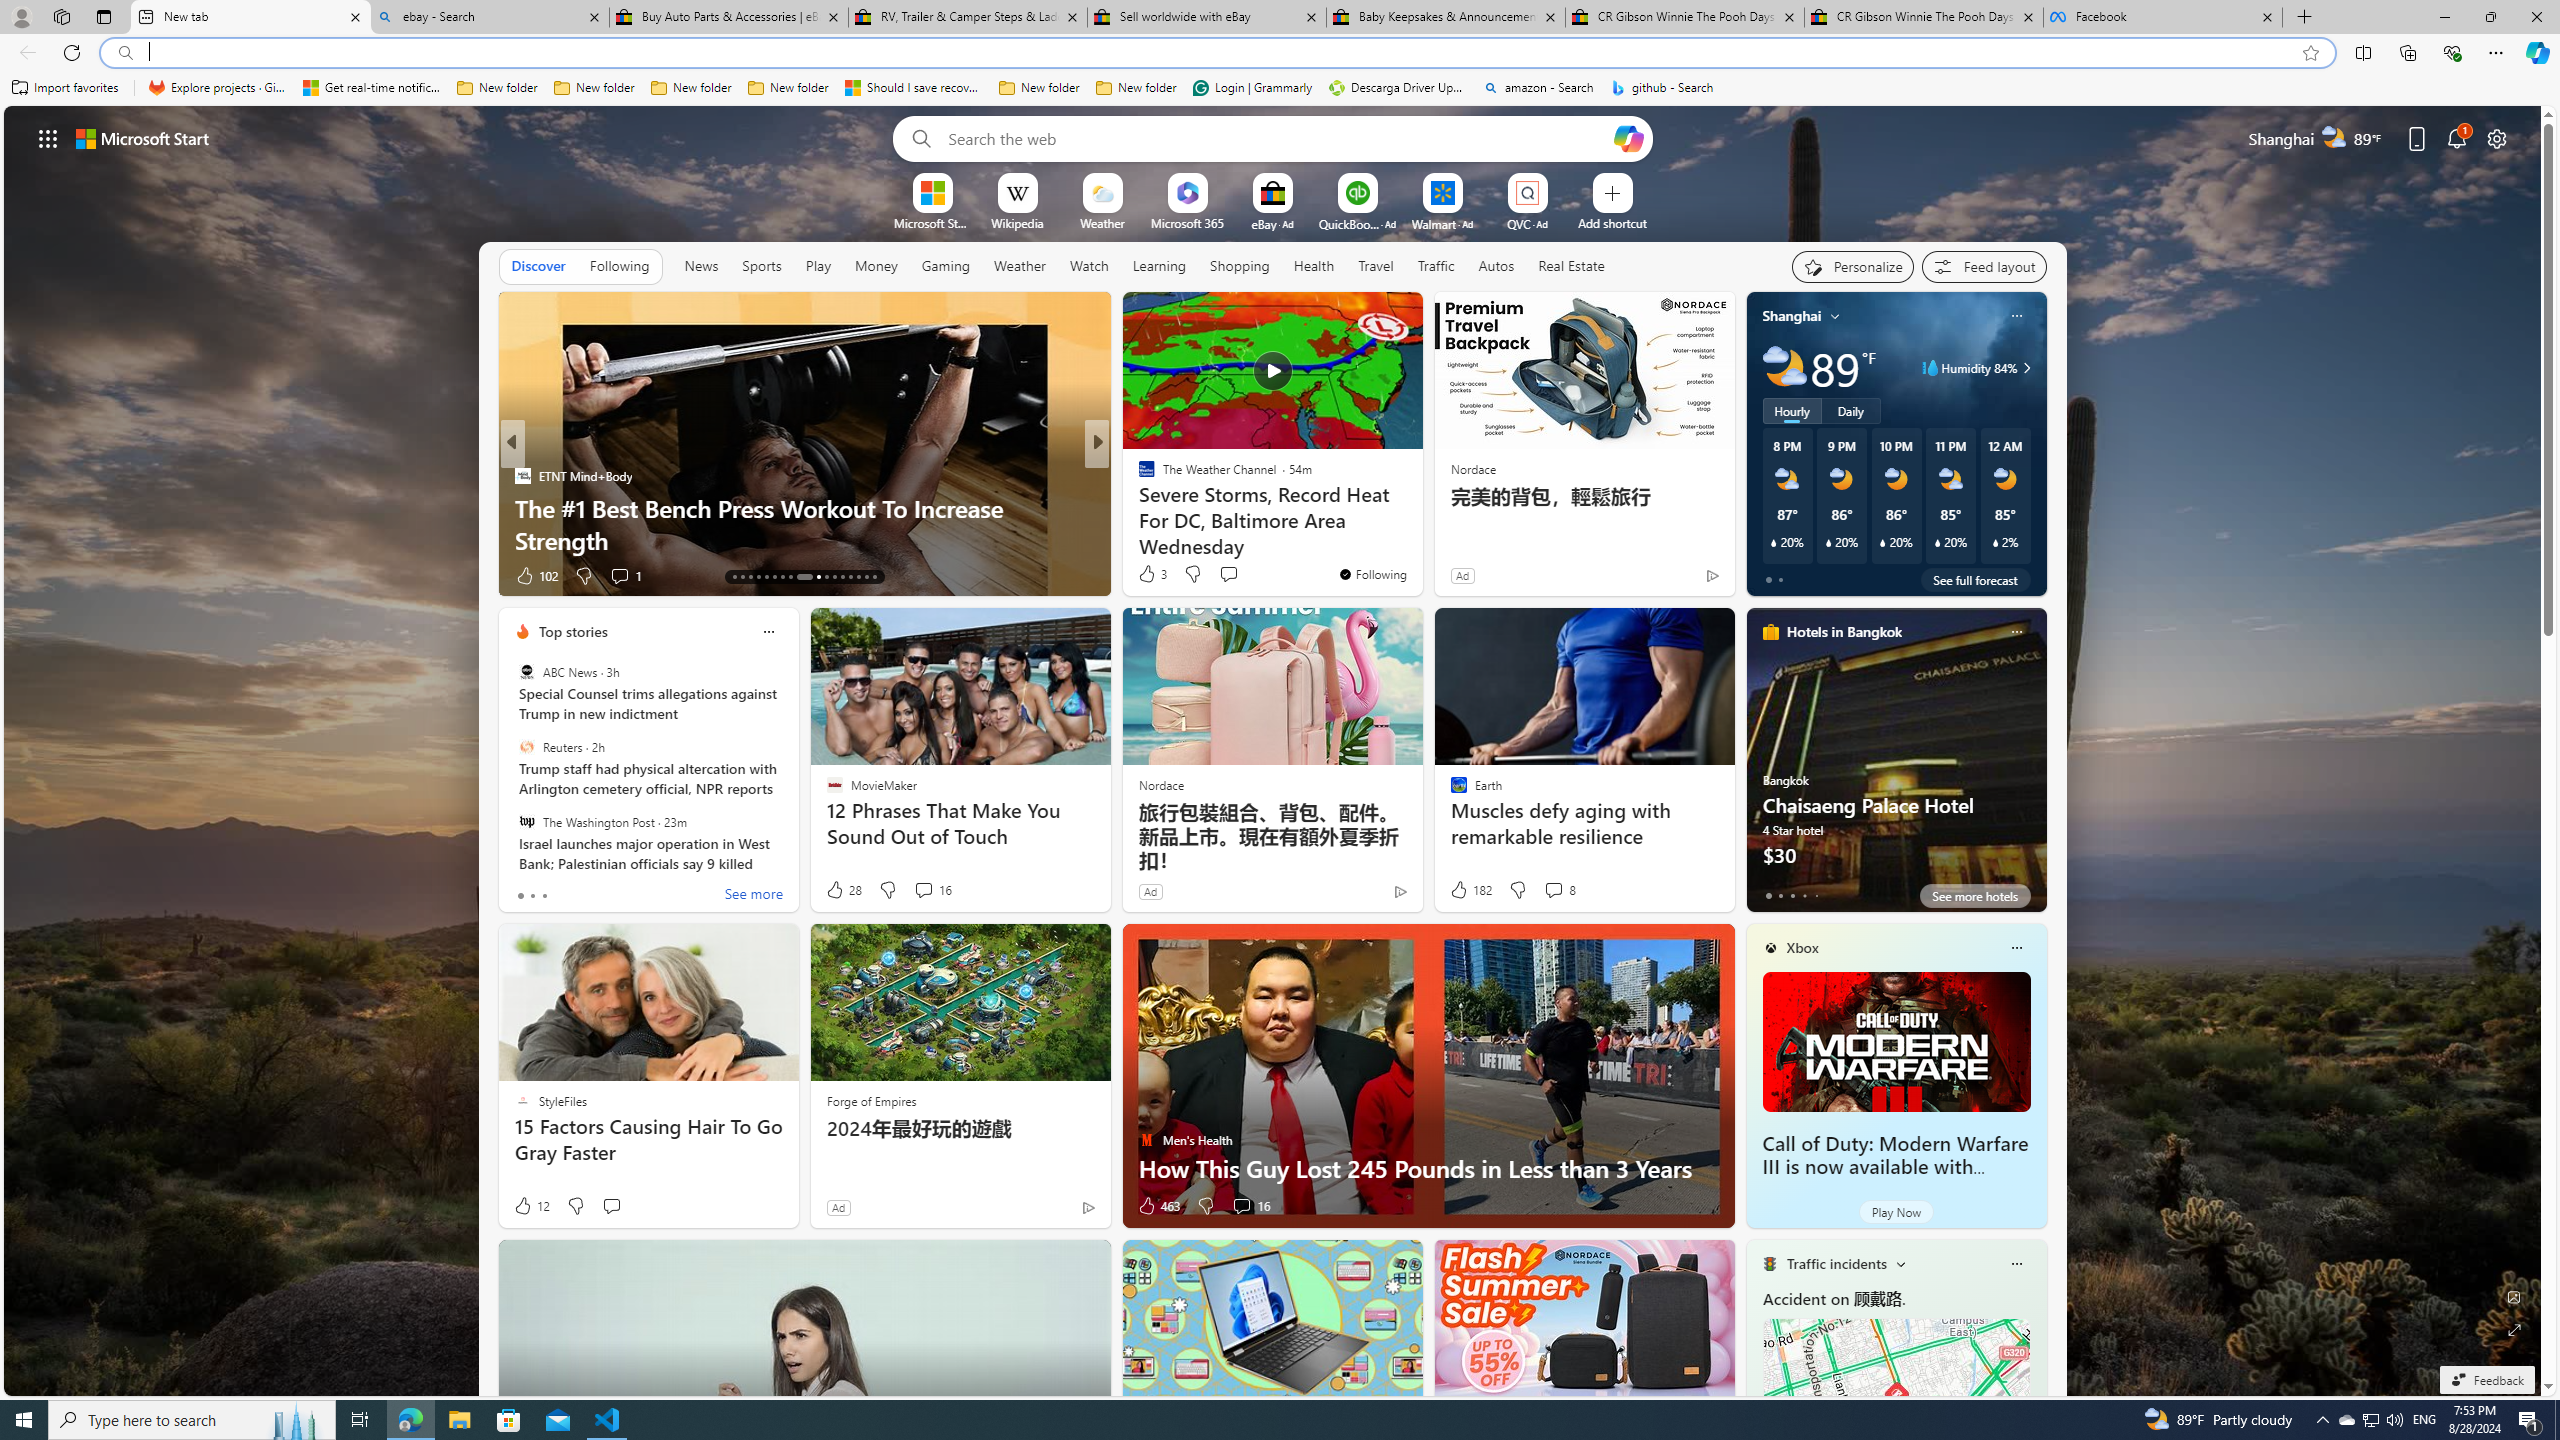  I want to click on 'Class: weather-current-precipitation-glyph', so click(1994, 541).